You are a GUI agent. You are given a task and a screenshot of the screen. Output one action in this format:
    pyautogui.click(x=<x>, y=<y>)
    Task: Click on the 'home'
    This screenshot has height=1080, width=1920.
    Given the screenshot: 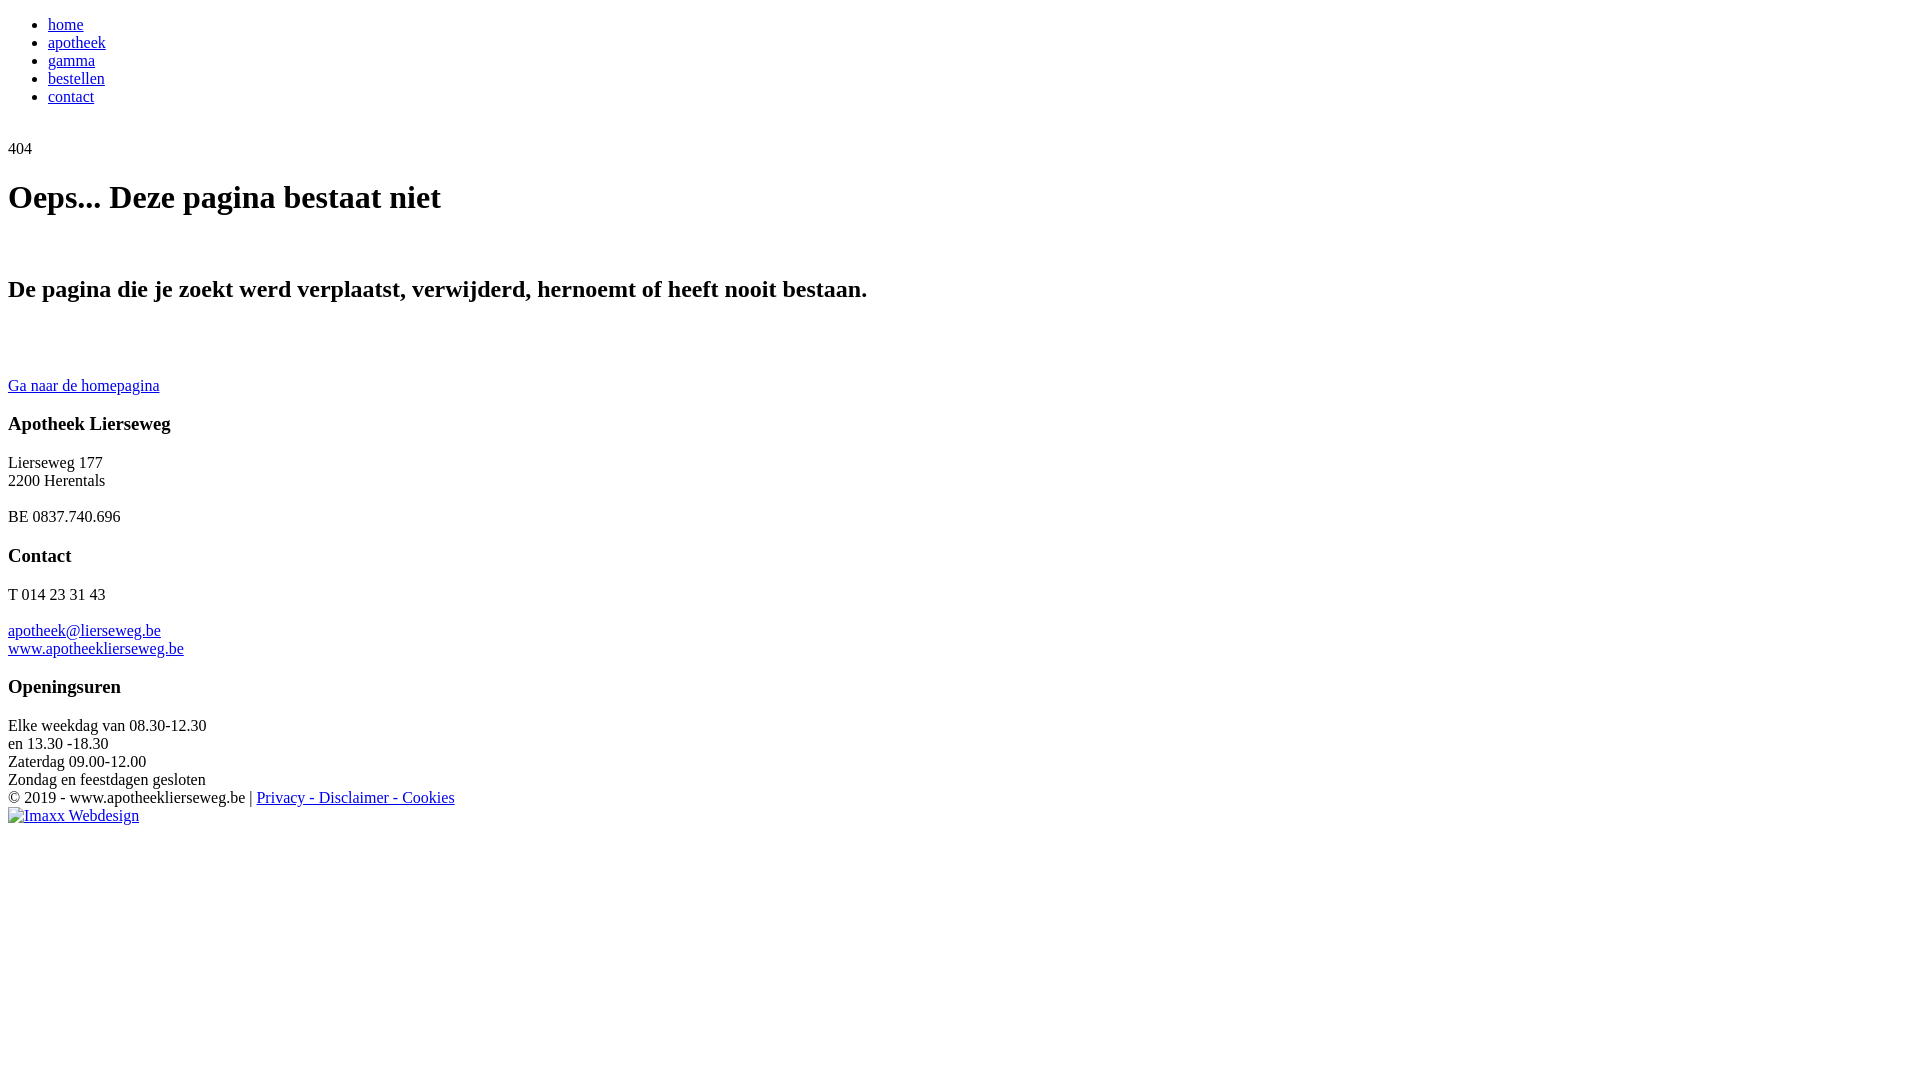 What is the action you would take?
    pyautogui.click(x=48, y=24)
    